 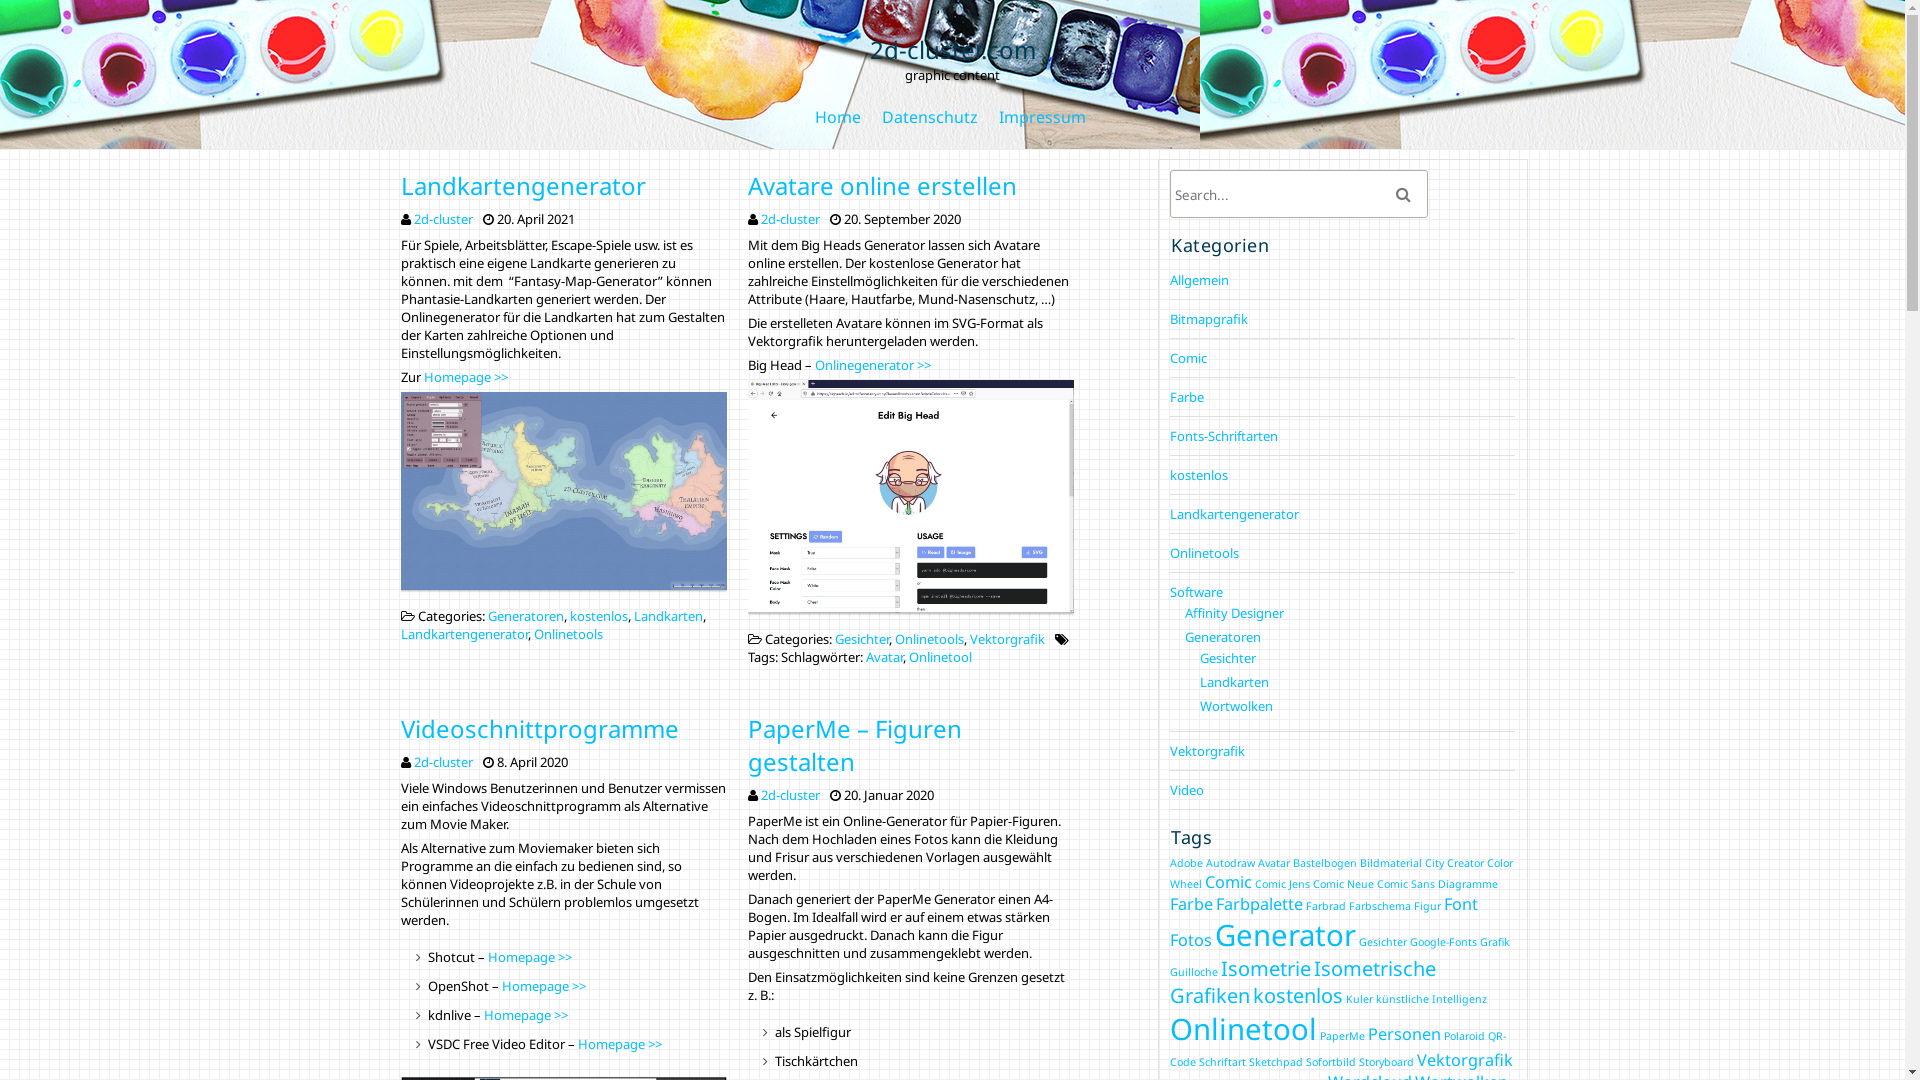 What do you see at coordinates (952, 57) in the screenshot?
I see `'2d-cluster.com'` at bounding box center [952, 57].